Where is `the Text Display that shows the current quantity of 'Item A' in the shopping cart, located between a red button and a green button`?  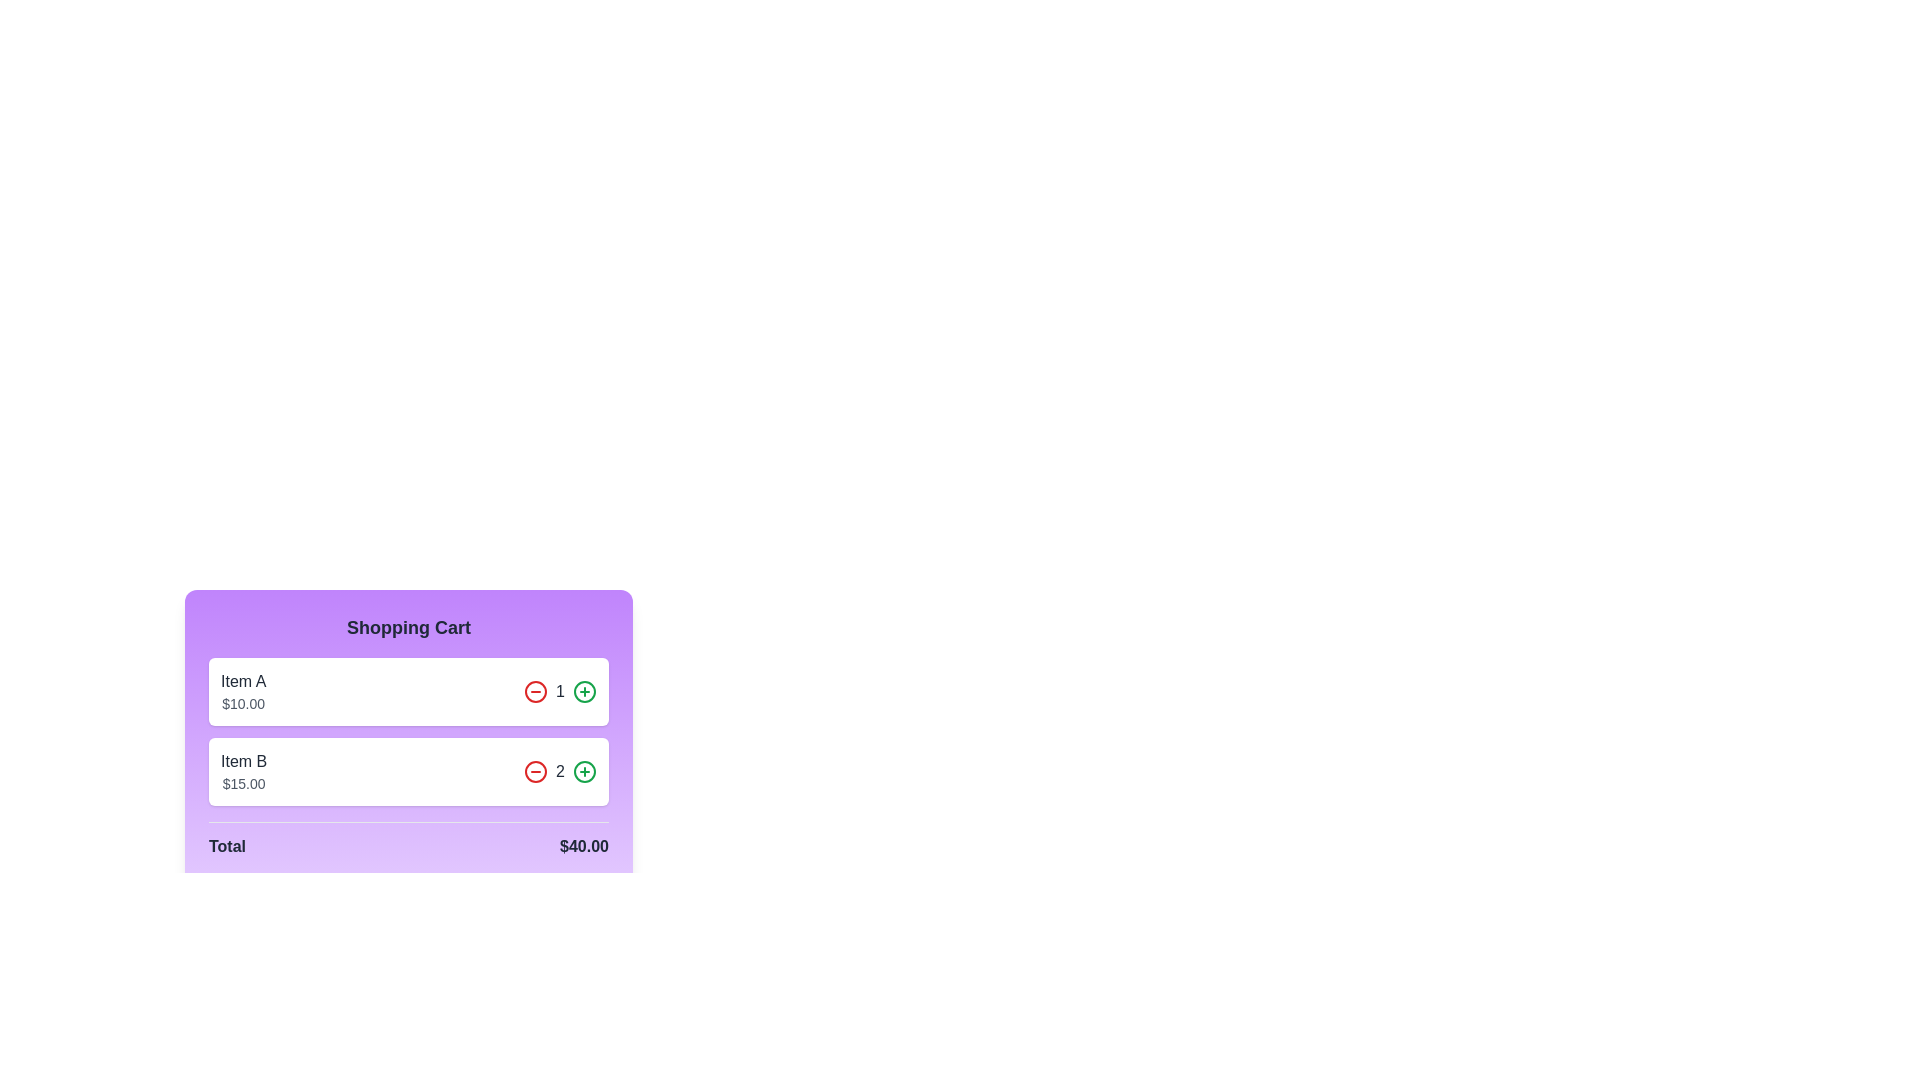 the Text Display that shows the current quantity of 'Item A' in the shopping cart, located between a red button and a green button is located at coordinates (560, 690).